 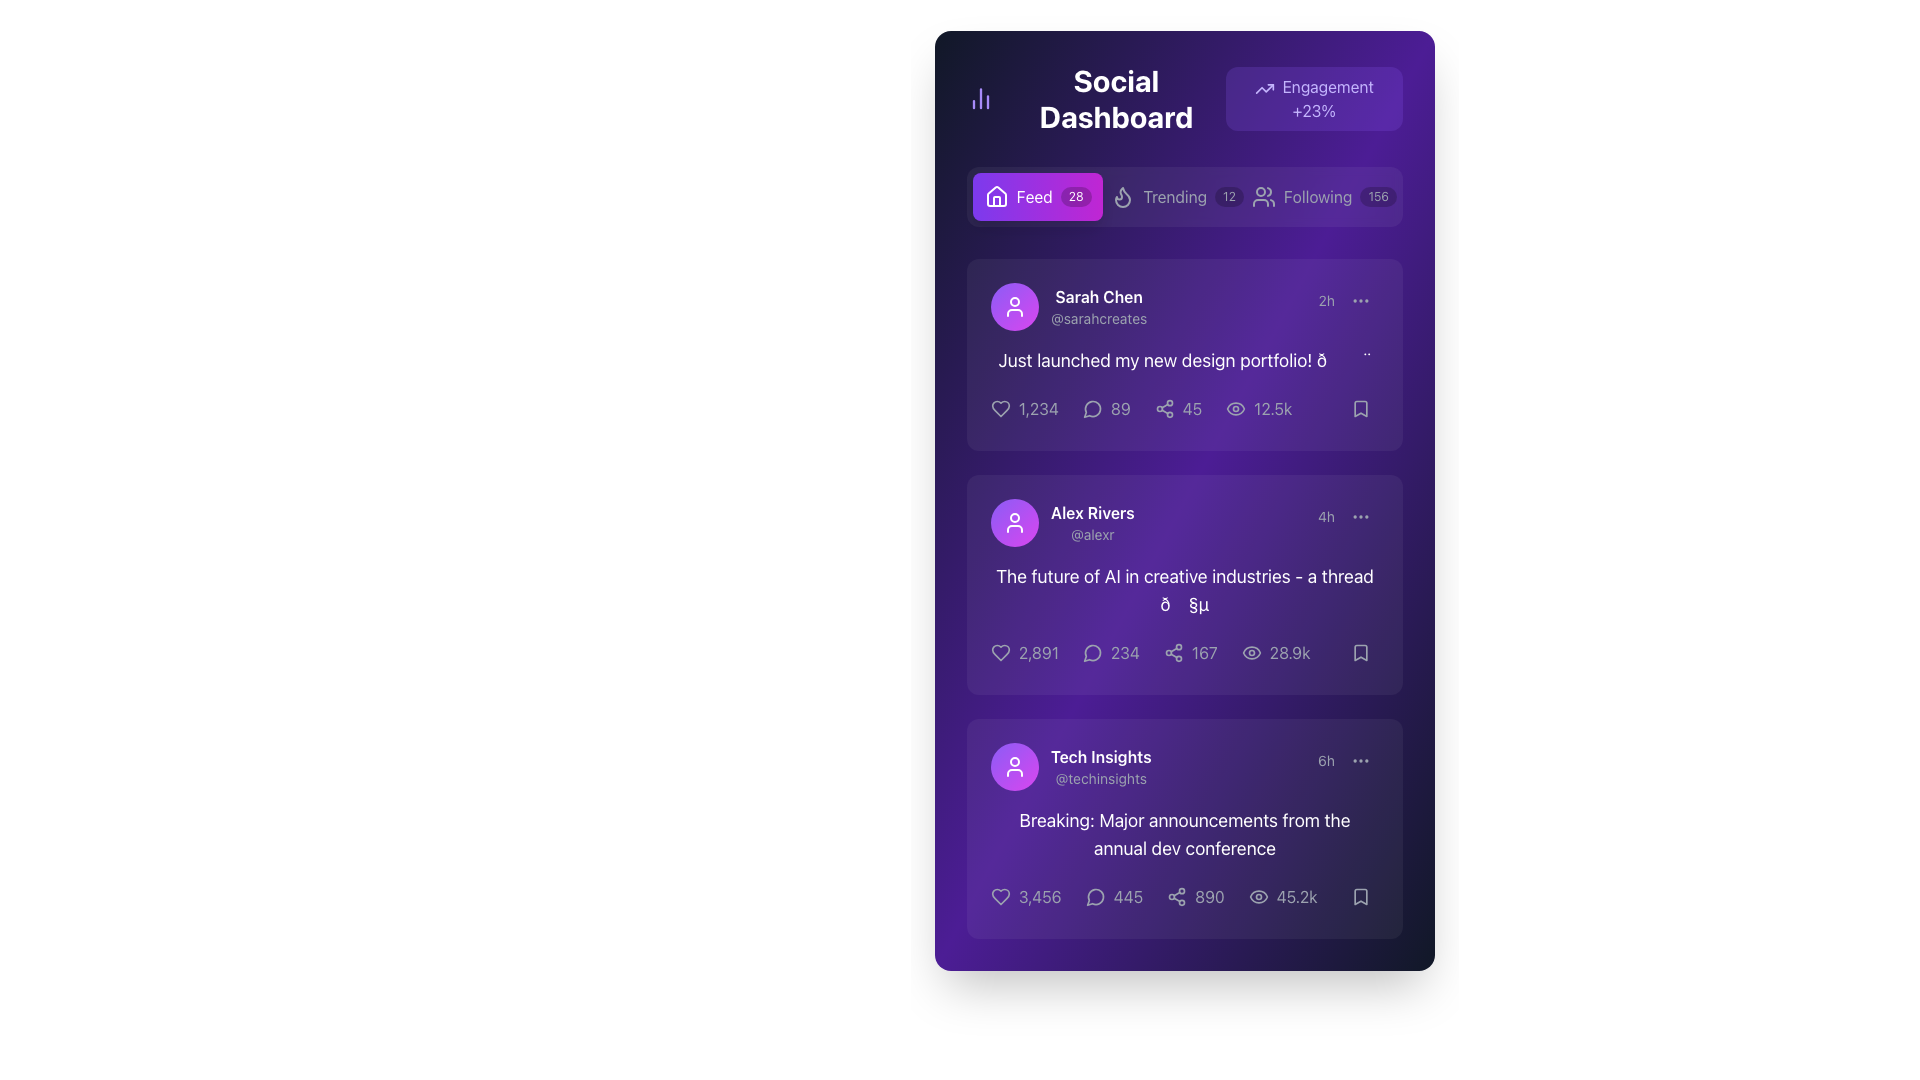 What do you see at coordinates (1235, 407) in the screenshot?
I see `the visual representation of the eye icon that signifies view count for the post by 'Sarah Chen', located in the second row of statistical metrics preceding the text '12.5k'` at bounding box center [1235, 407].